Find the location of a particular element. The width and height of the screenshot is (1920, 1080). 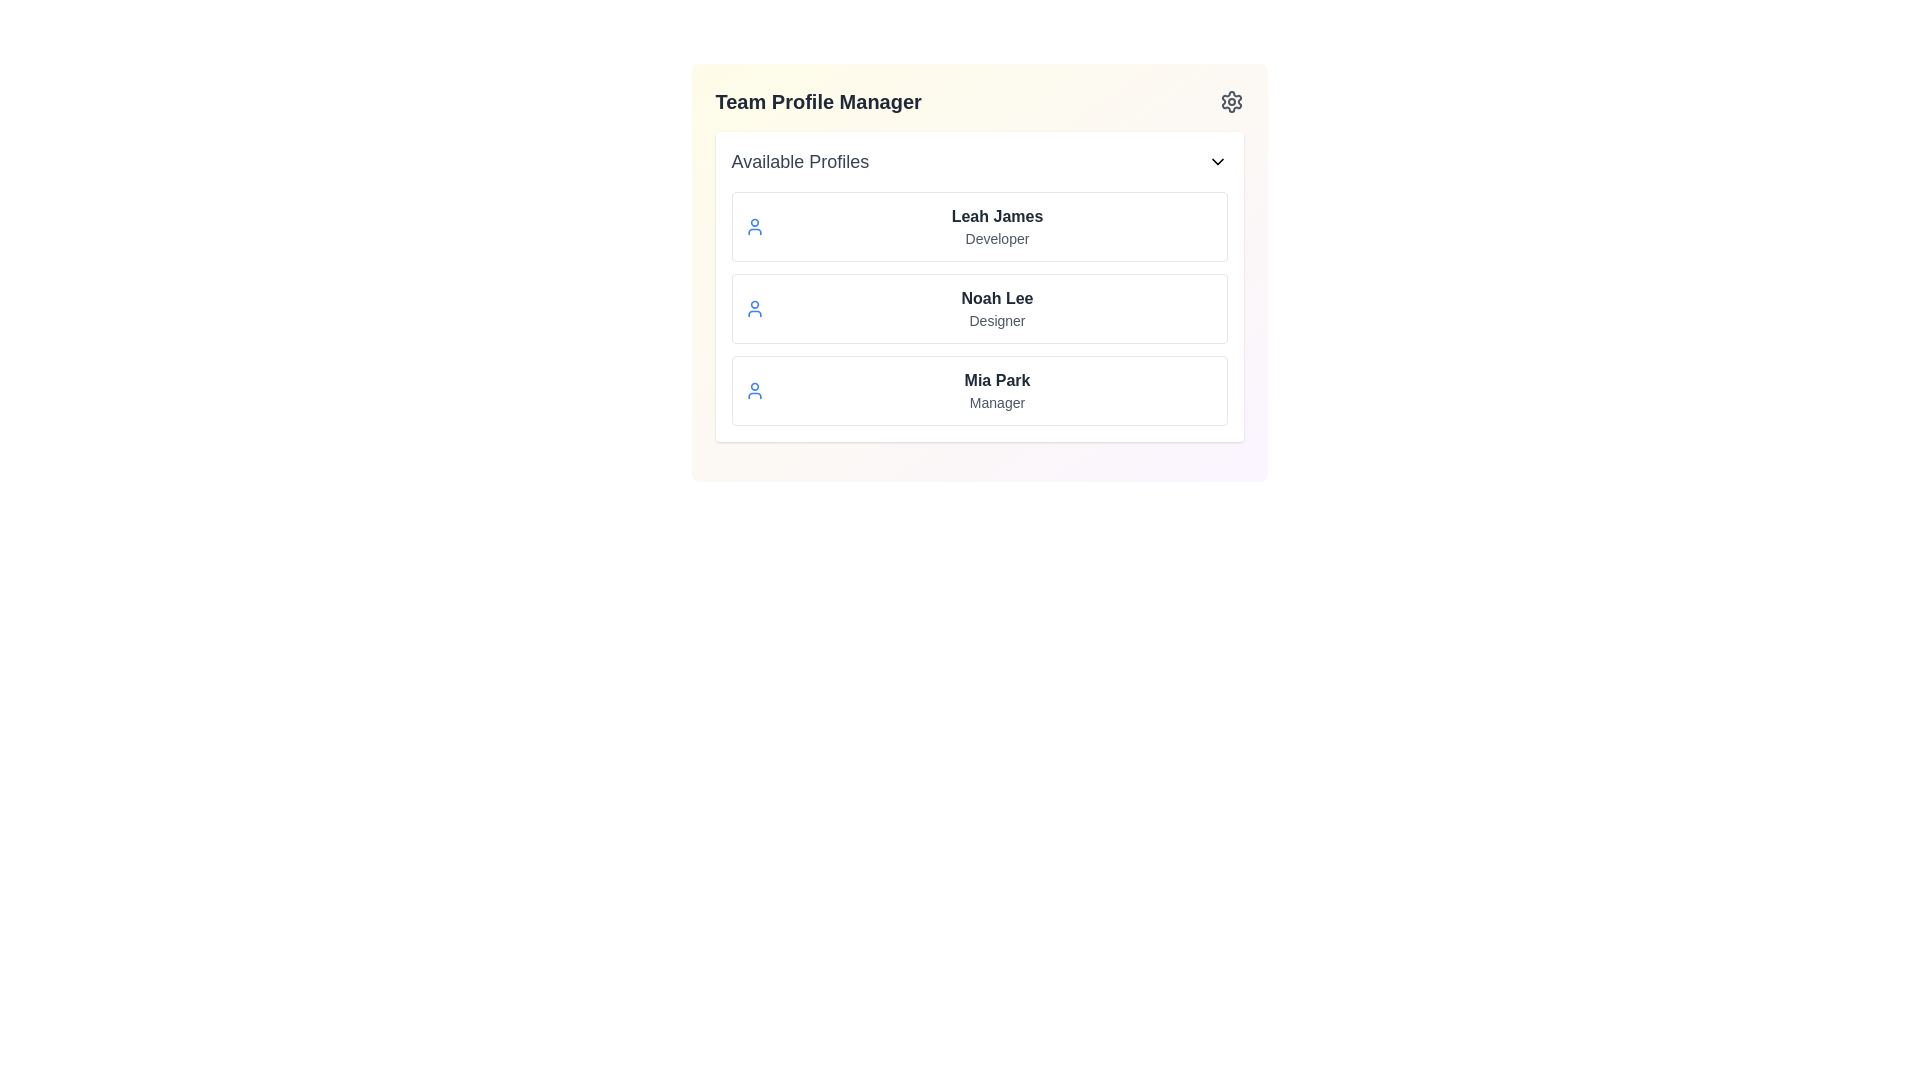

the profile entry displaying the name 'Mia Park' in the third entry of the 'Available Profiles' section within the 'Team Profile Manager' interface is located at coordinates (997, 381).